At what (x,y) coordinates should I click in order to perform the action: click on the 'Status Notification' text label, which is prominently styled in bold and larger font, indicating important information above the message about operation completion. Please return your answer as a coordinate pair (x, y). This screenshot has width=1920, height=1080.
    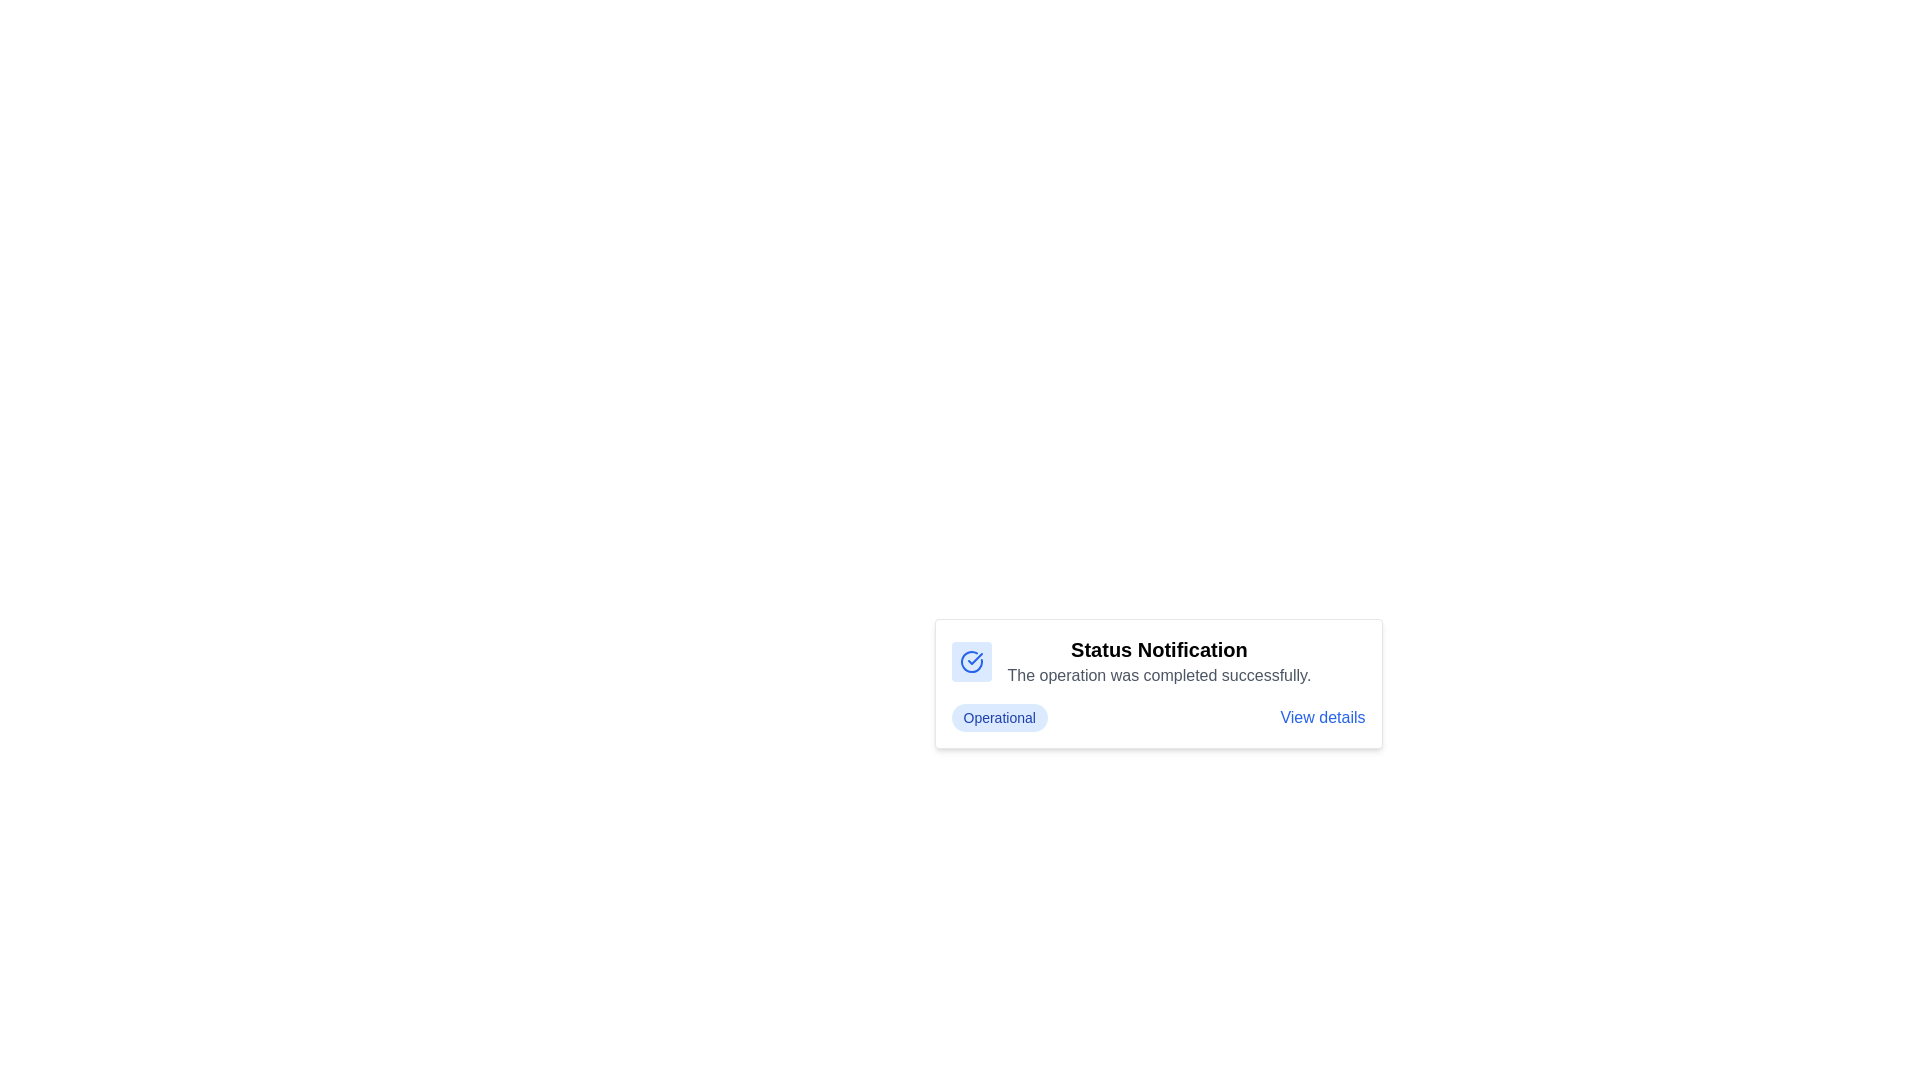
    Looking at the image, I should click on (1159, 650).